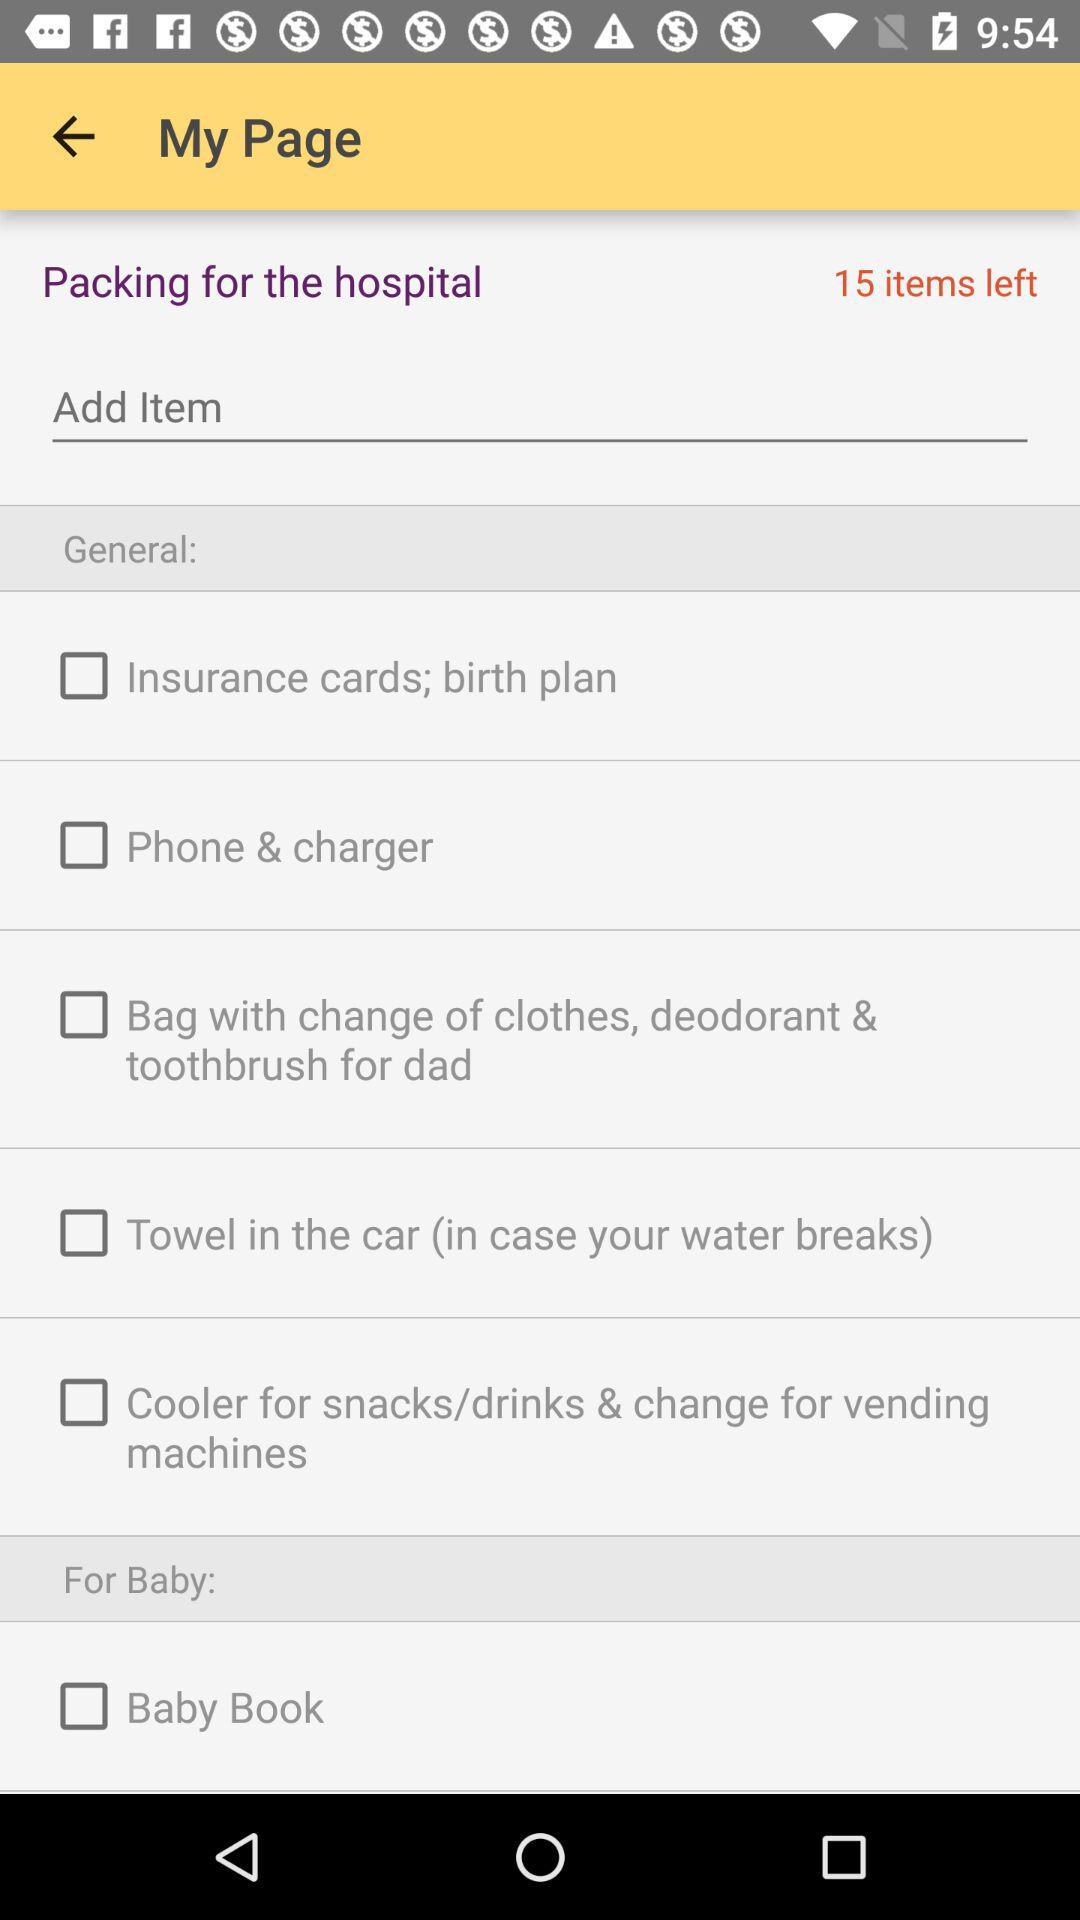 This screenshot has width=1080, height=1920. What do you see at coordinates (72, 135) in the screenshot?
I see `icon next to the my page` at bounding box center [72, 135].